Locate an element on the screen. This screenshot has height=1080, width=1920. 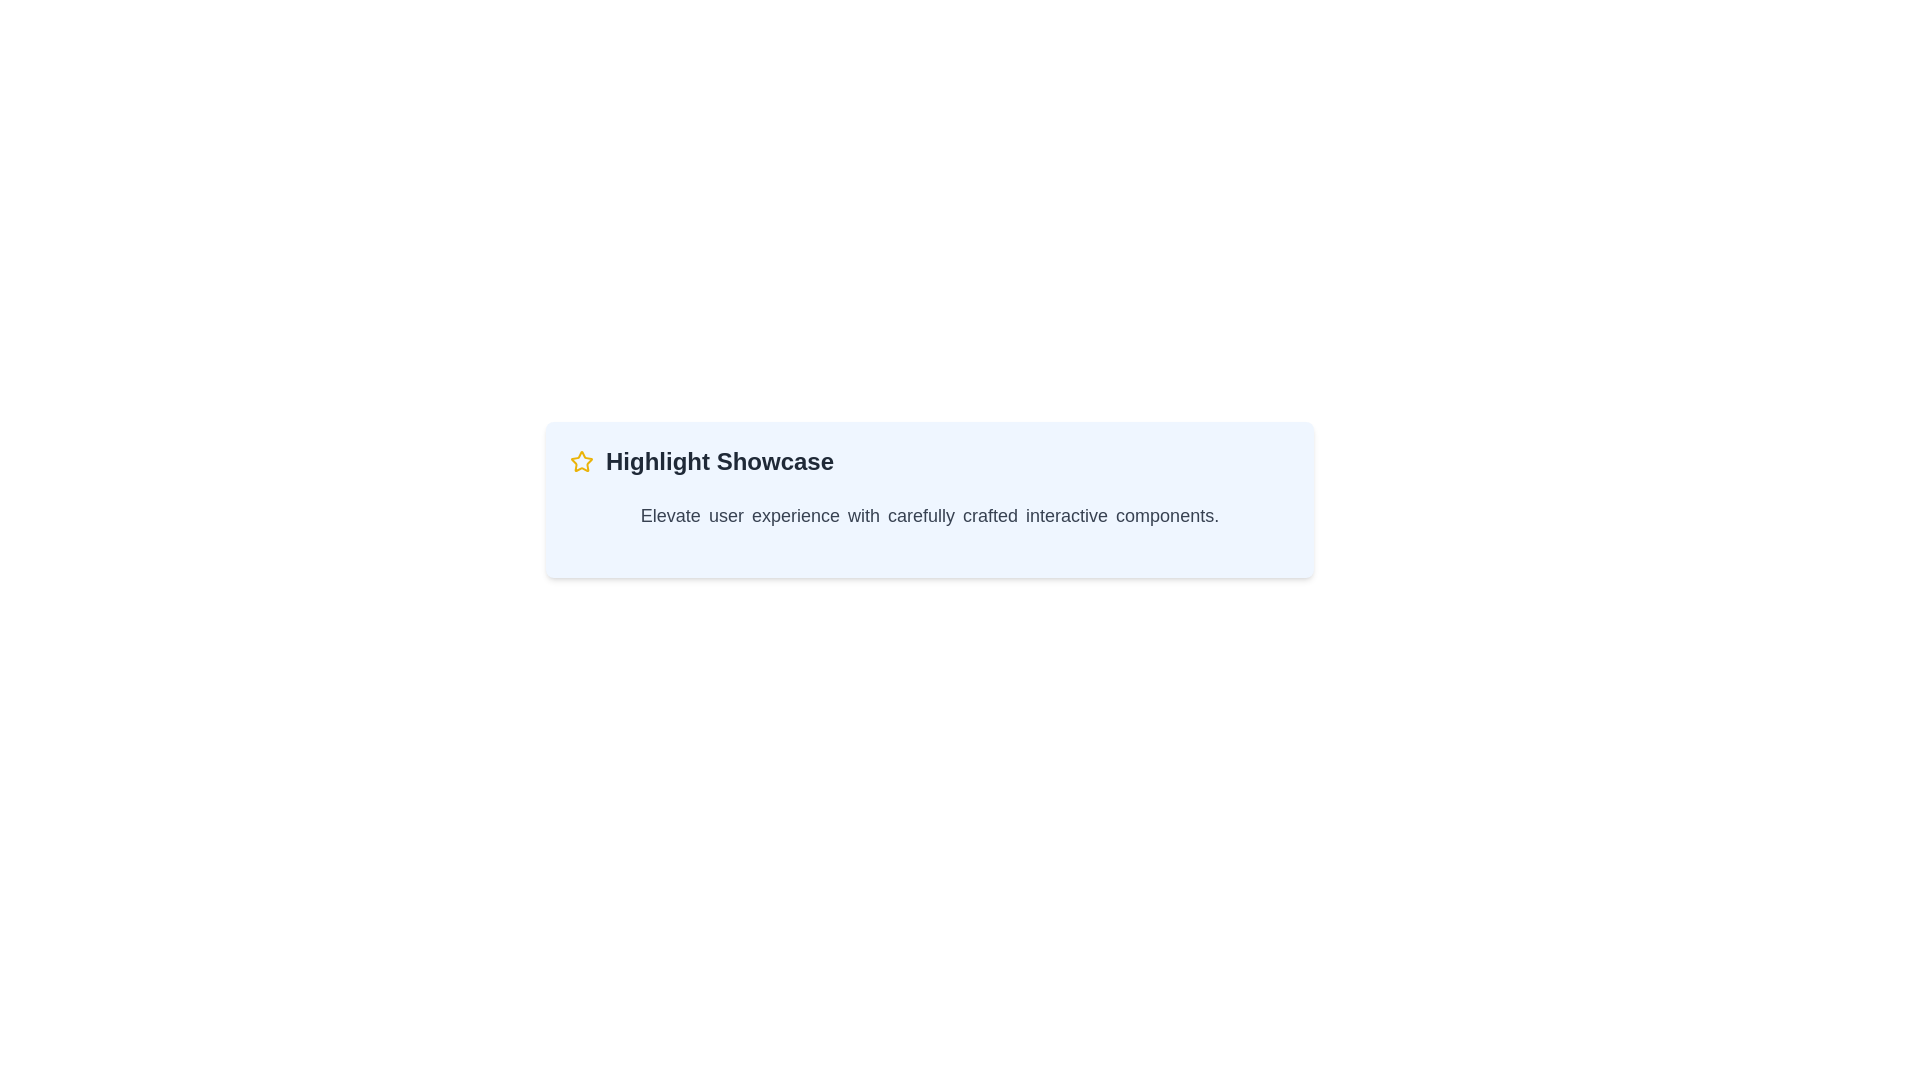
the leftmost decorative icon associated with the 'Highlight Showcase' heading, which enhances the visual appeal of the text is located at coordinates (580, 462).